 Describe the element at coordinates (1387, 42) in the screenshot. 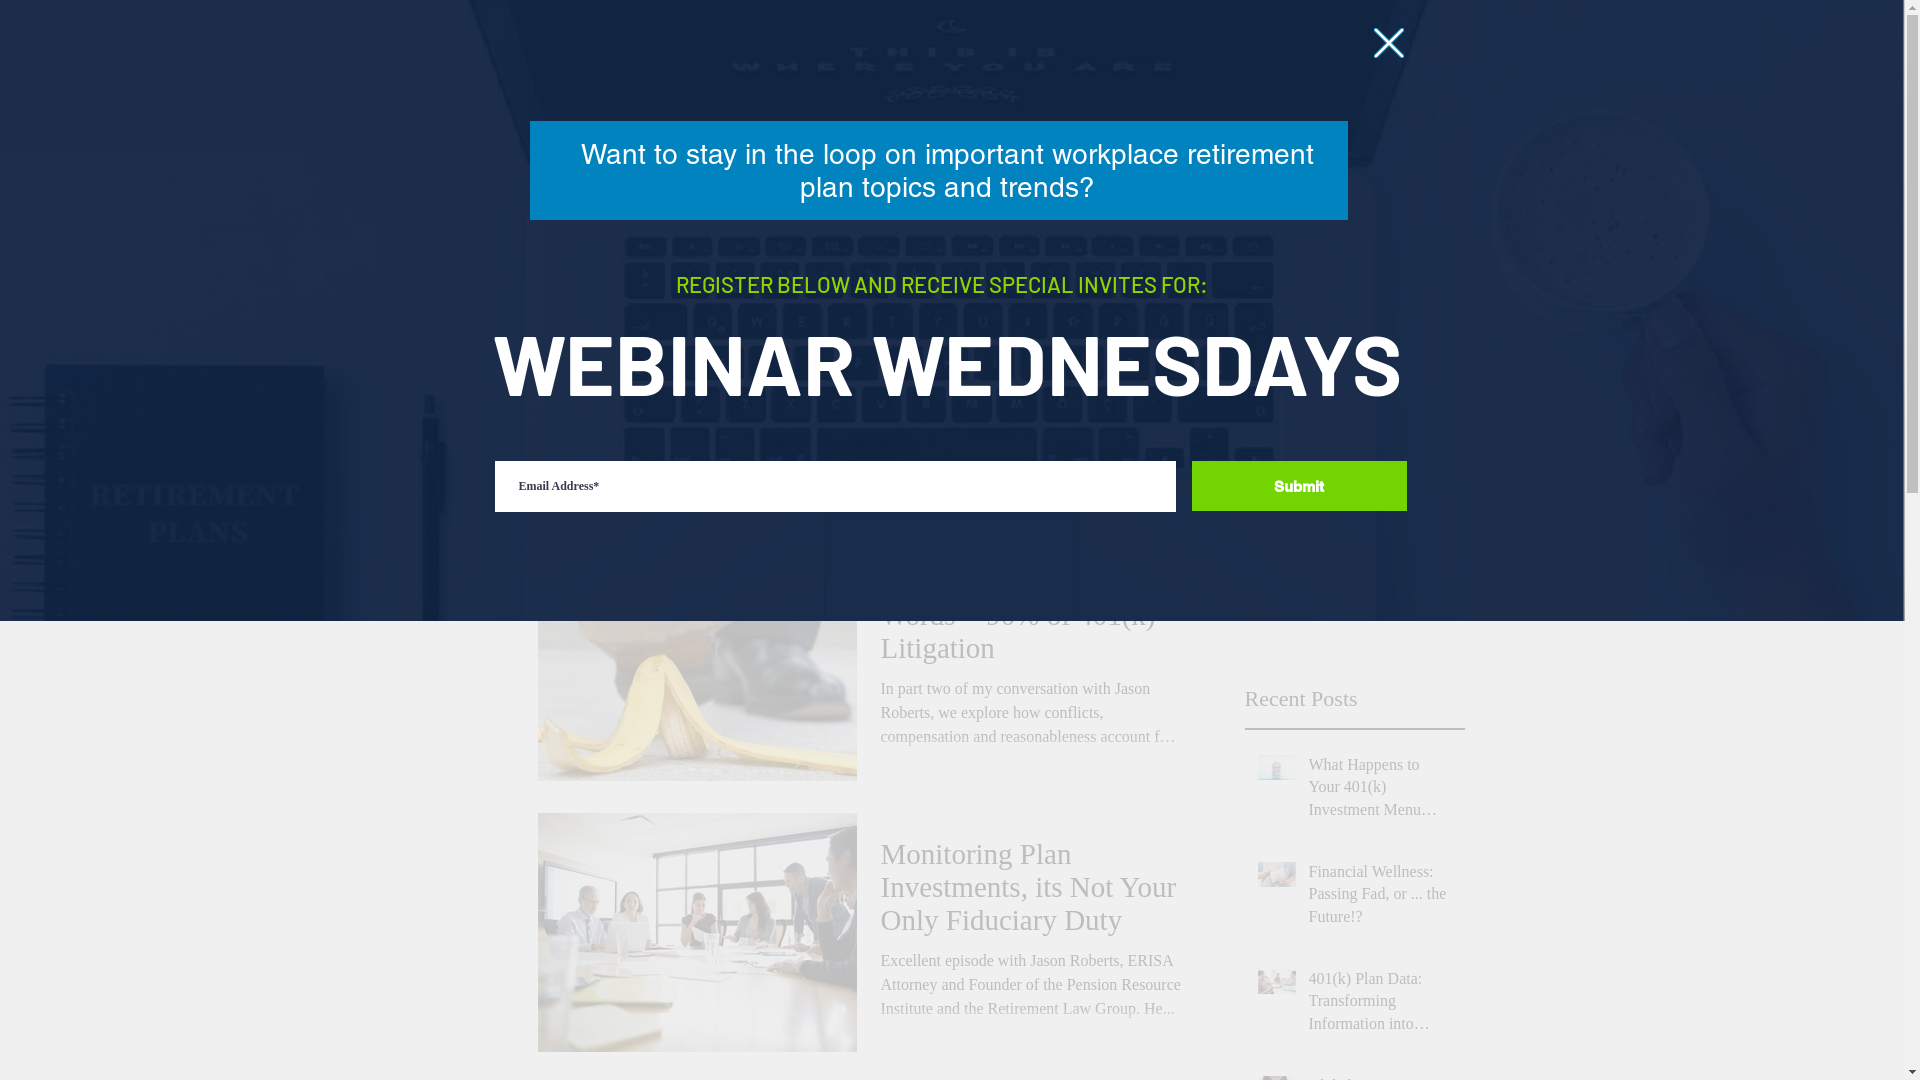

I see `'Back to site'` at that location.